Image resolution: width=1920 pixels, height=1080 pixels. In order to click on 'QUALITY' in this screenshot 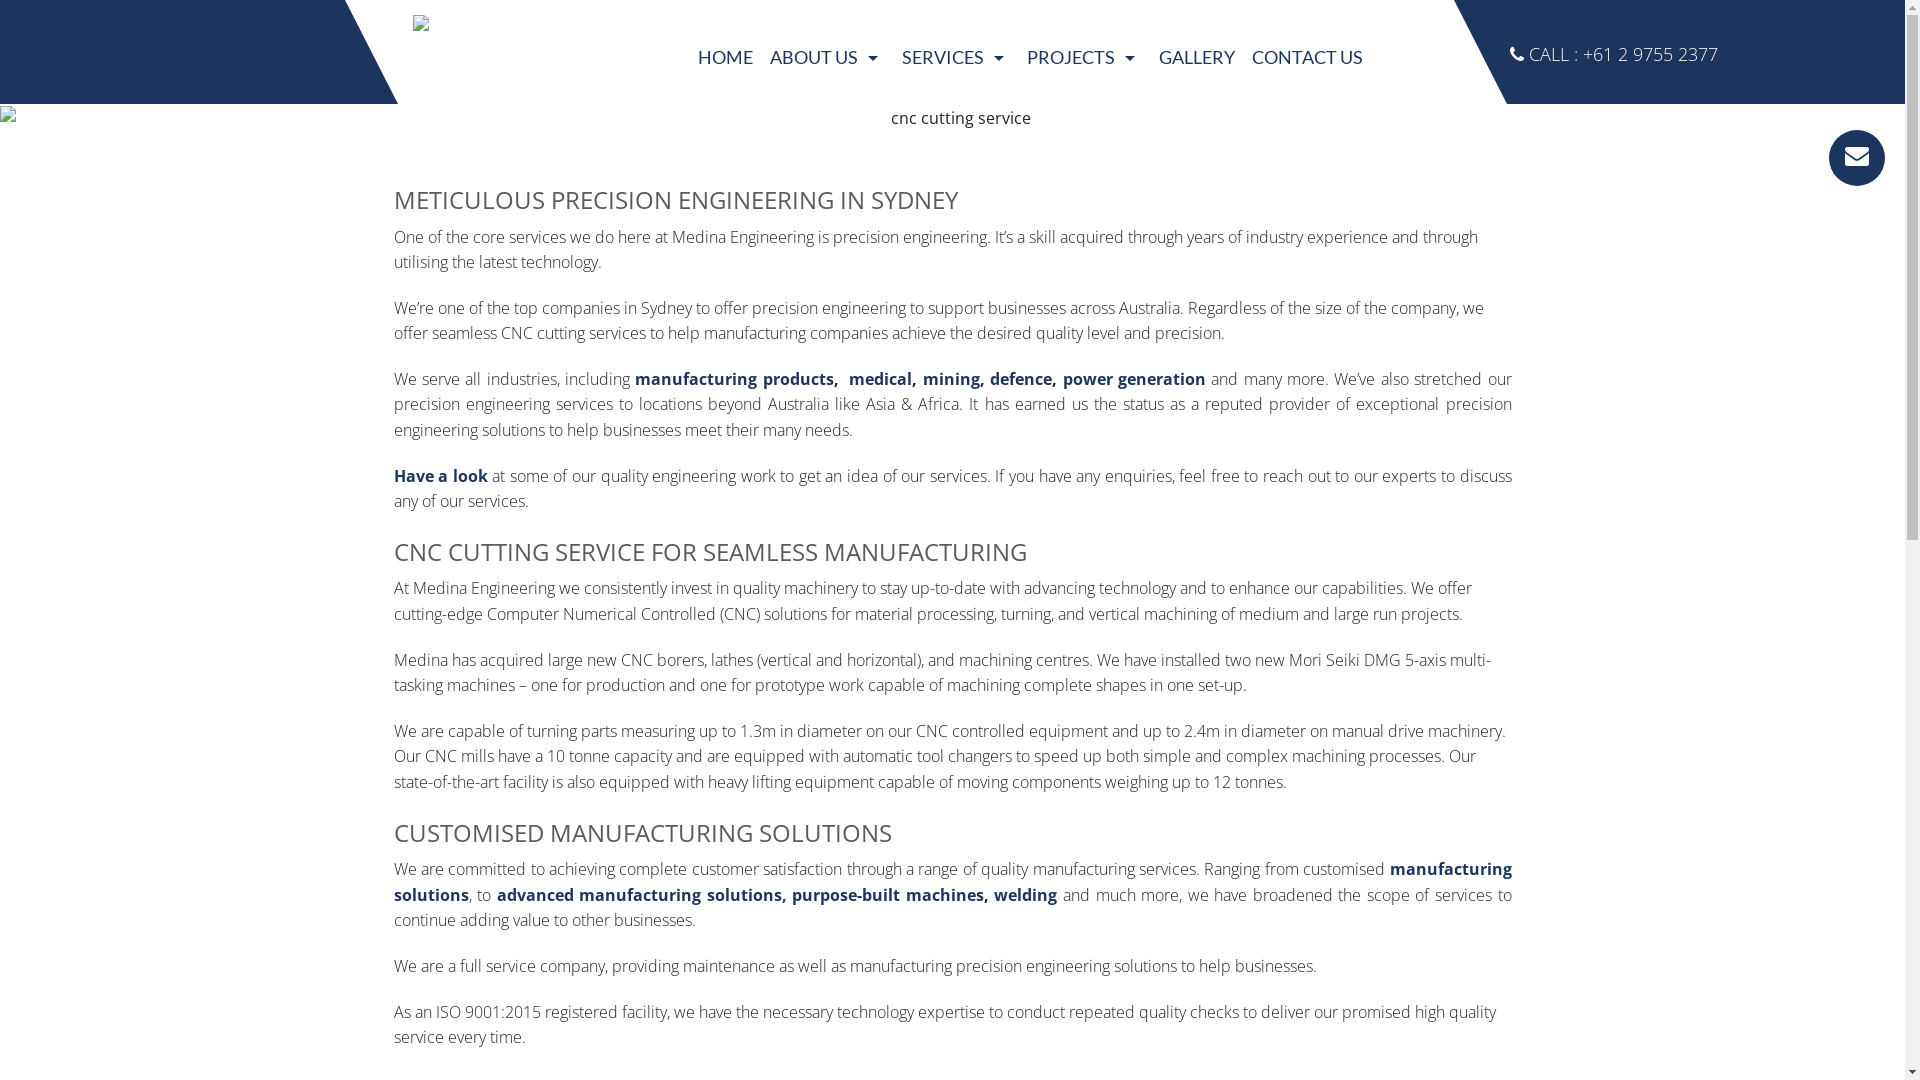, I will do `click(828, 118)`.